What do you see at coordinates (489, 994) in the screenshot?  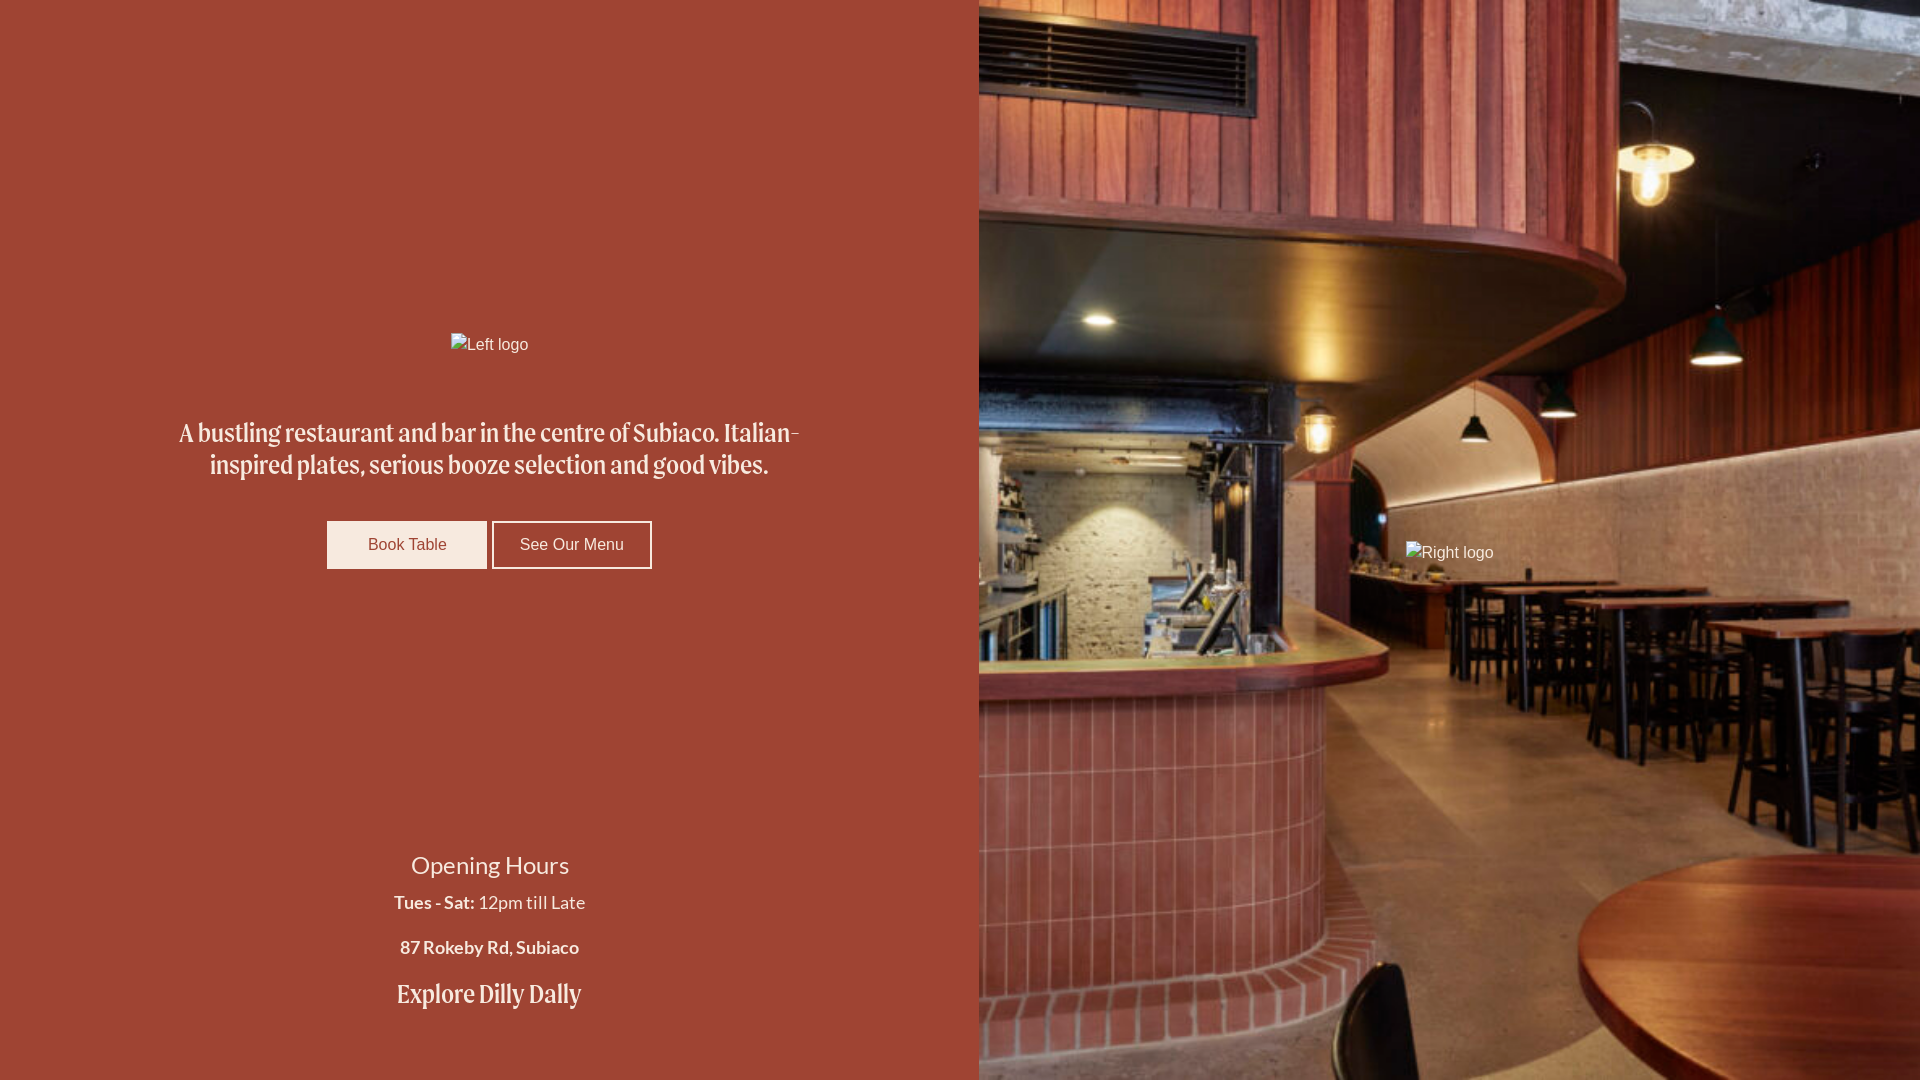 I see `'Explore Dilly Dally'` at bounding box center [489, 994].